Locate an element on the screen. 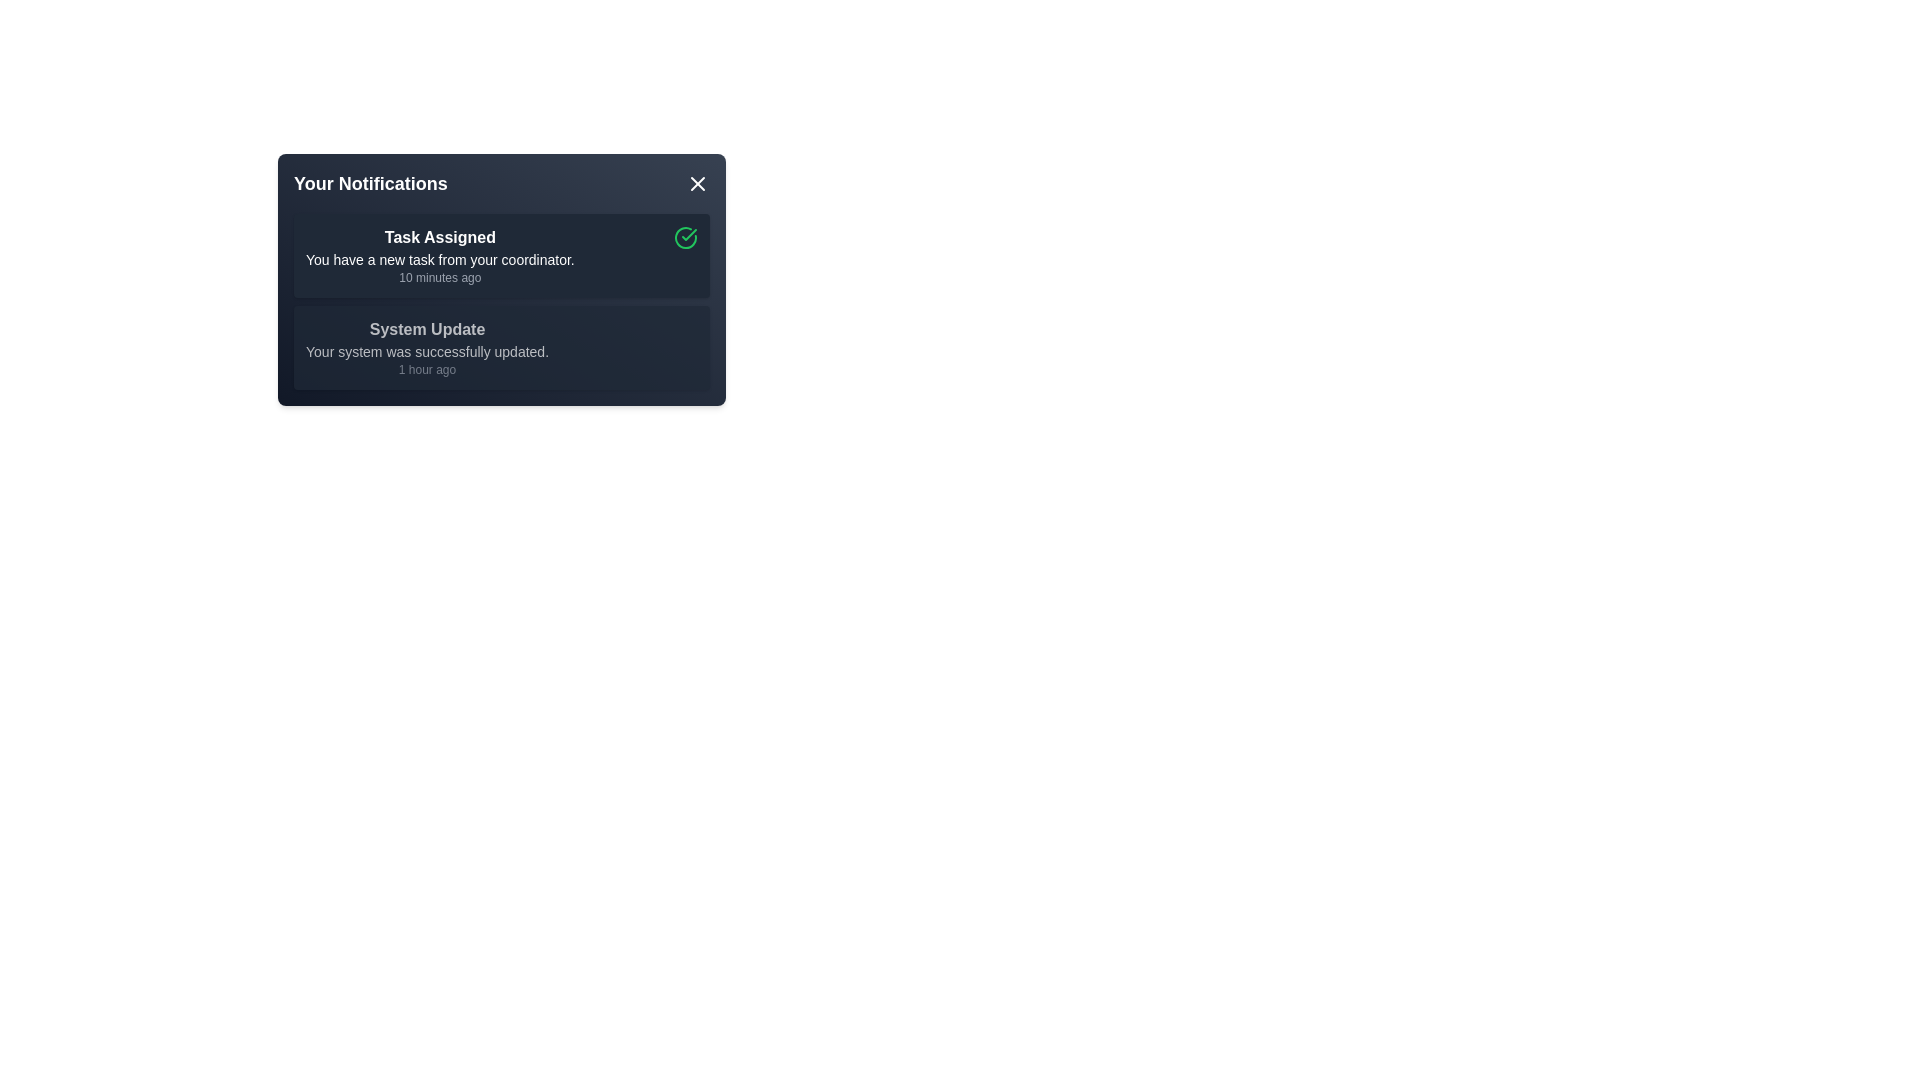  non-interactive text element that conveys information about a successful system update, located in the notification card under the heading 'System Update.' is located at coordinates (426, 350).